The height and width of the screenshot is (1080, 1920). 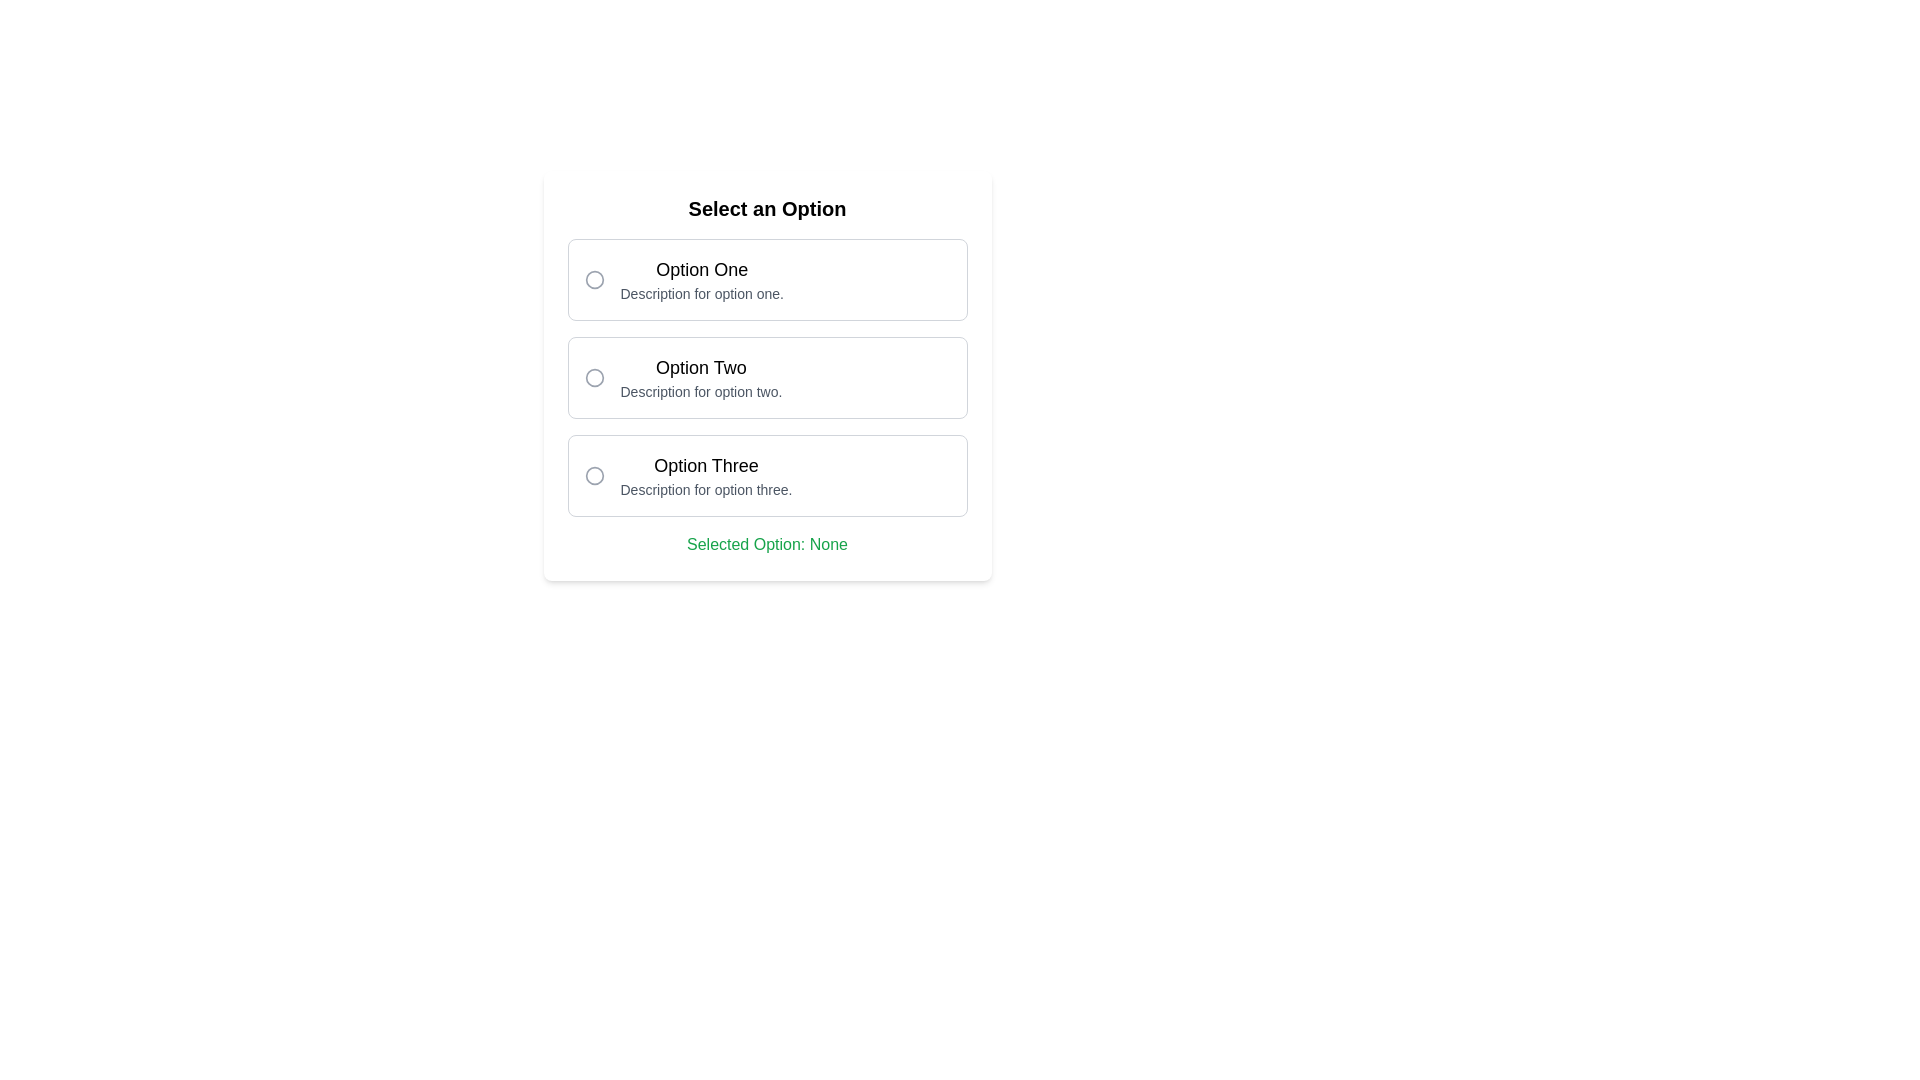 I want to click on the Text Display Section that shows 'Option One' and its description 'Description for option one', located to the right of the circular radio button, so click(x=702, y=280).